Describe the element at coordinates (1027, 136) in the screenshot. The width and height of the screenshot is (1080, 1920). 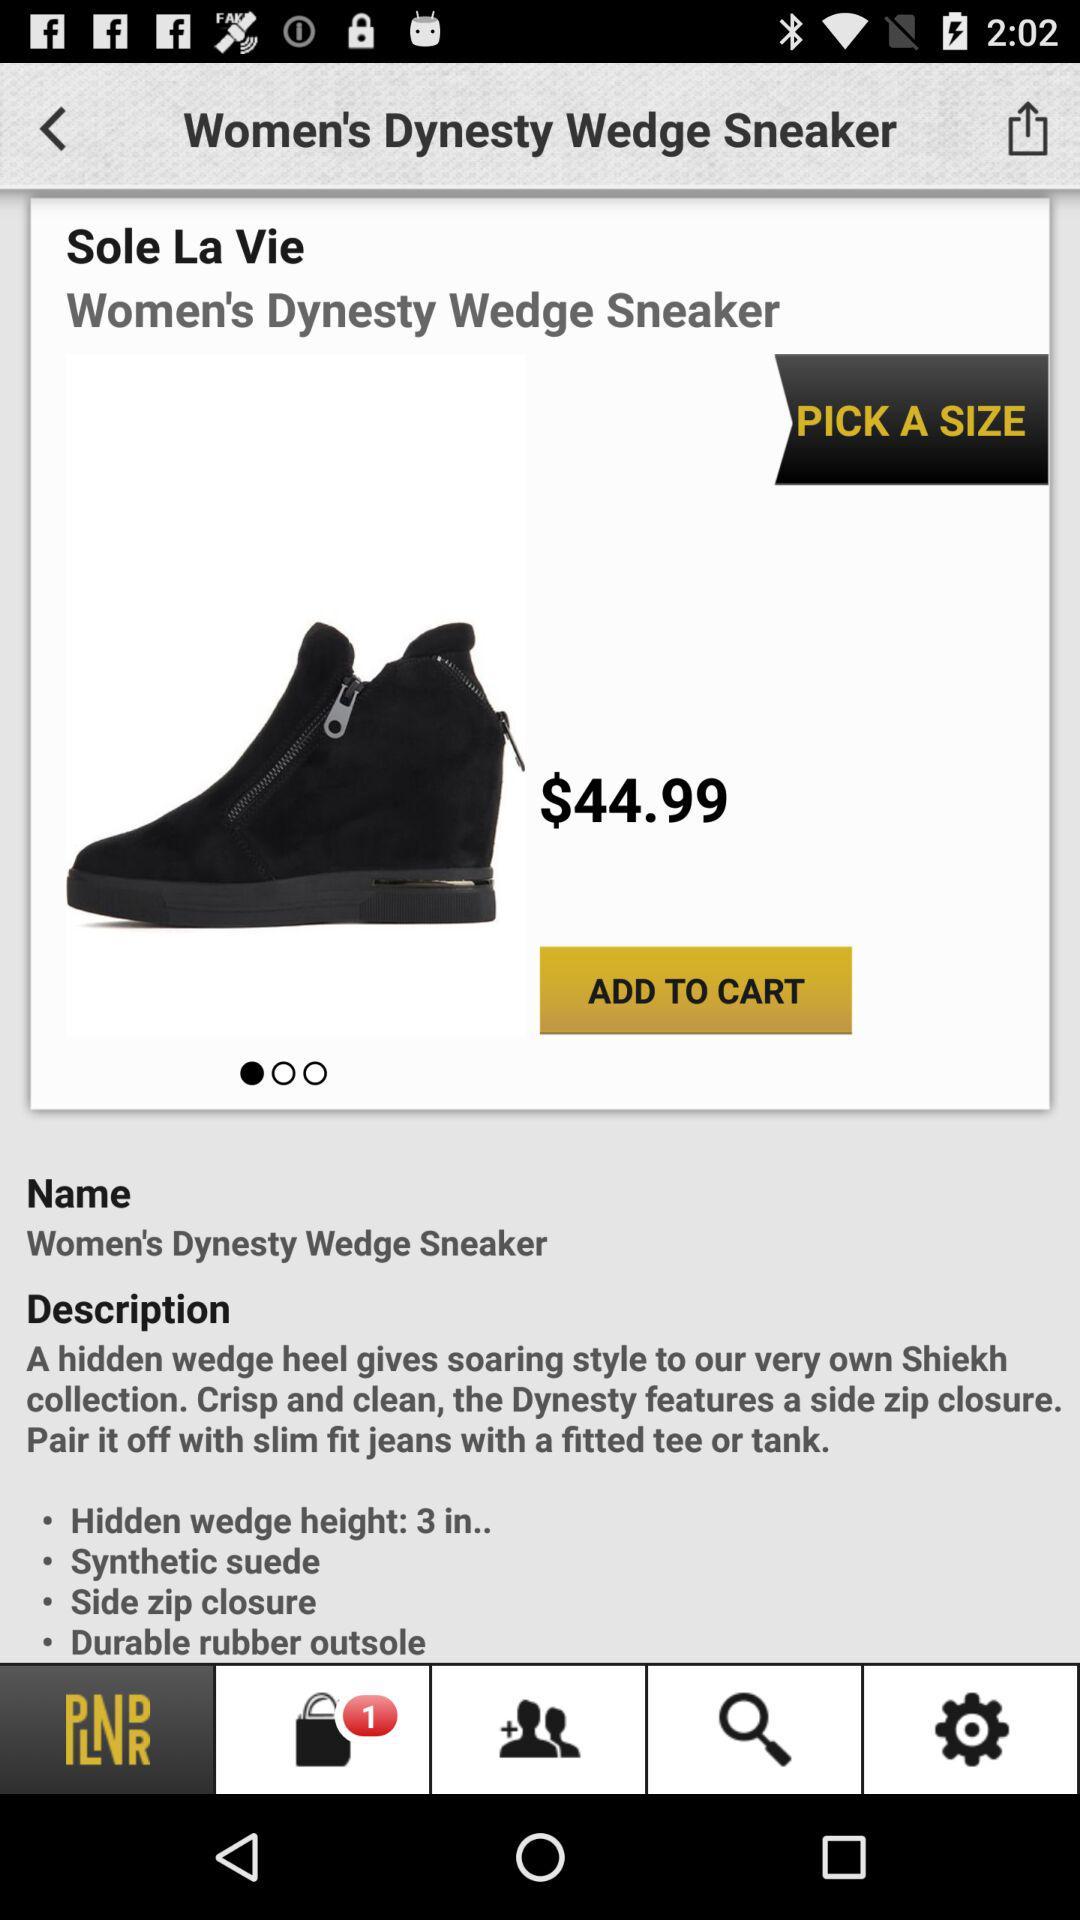
I see `the share icon` at that location.